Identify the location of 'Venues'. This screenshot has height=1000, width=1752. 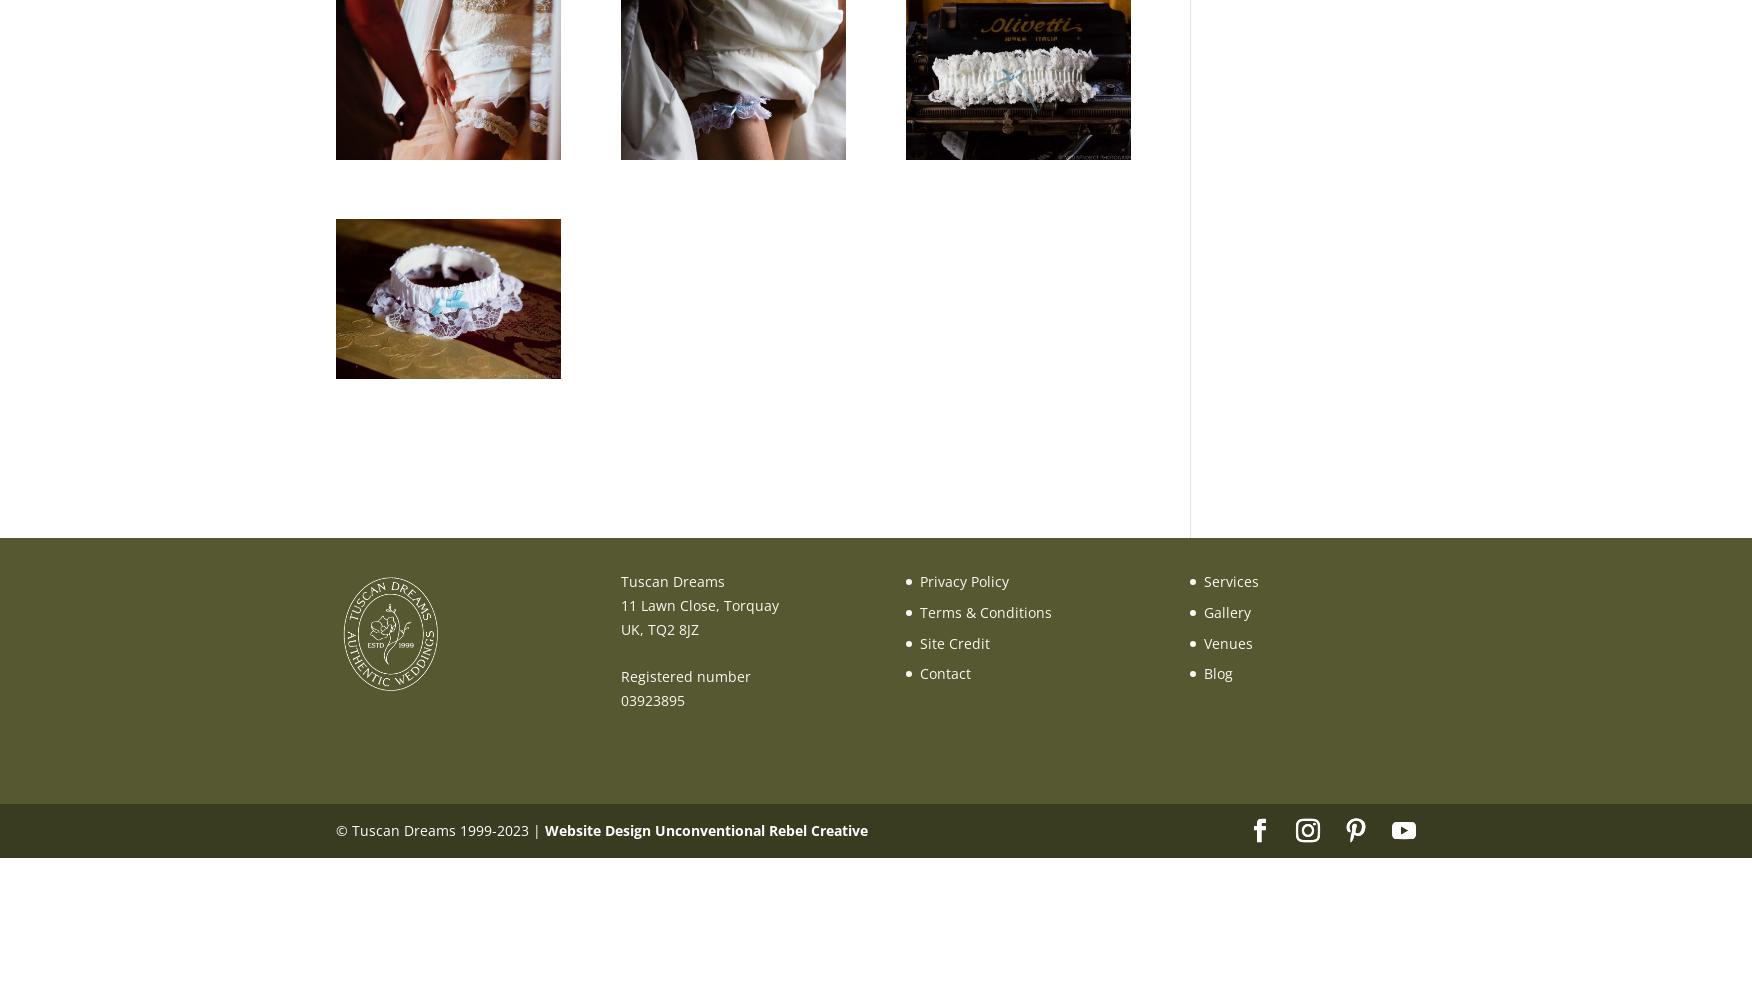
(1228, 642).